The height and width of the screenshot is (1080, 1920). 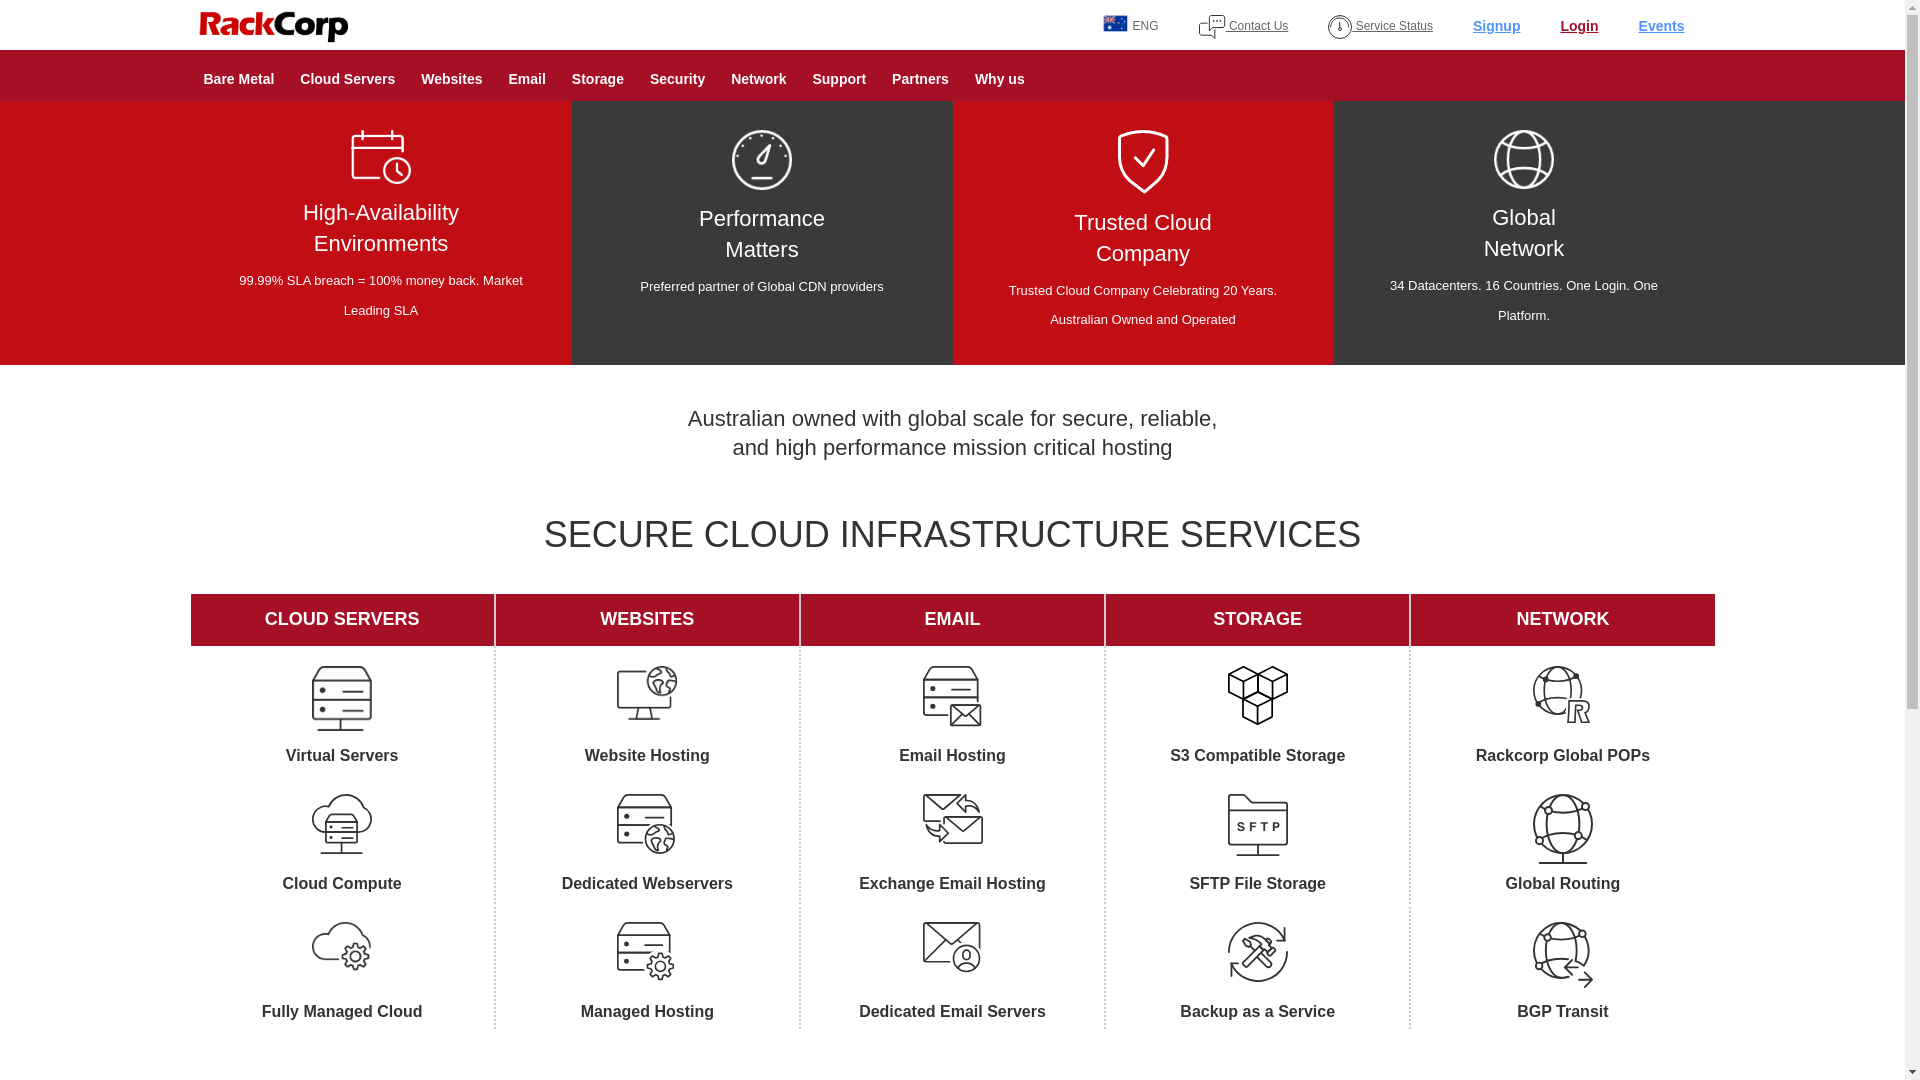 What do you see at coordinates (342, 843) in the screenshot?
I see `'Cloud Compute'` at bounding box center [342, 843].